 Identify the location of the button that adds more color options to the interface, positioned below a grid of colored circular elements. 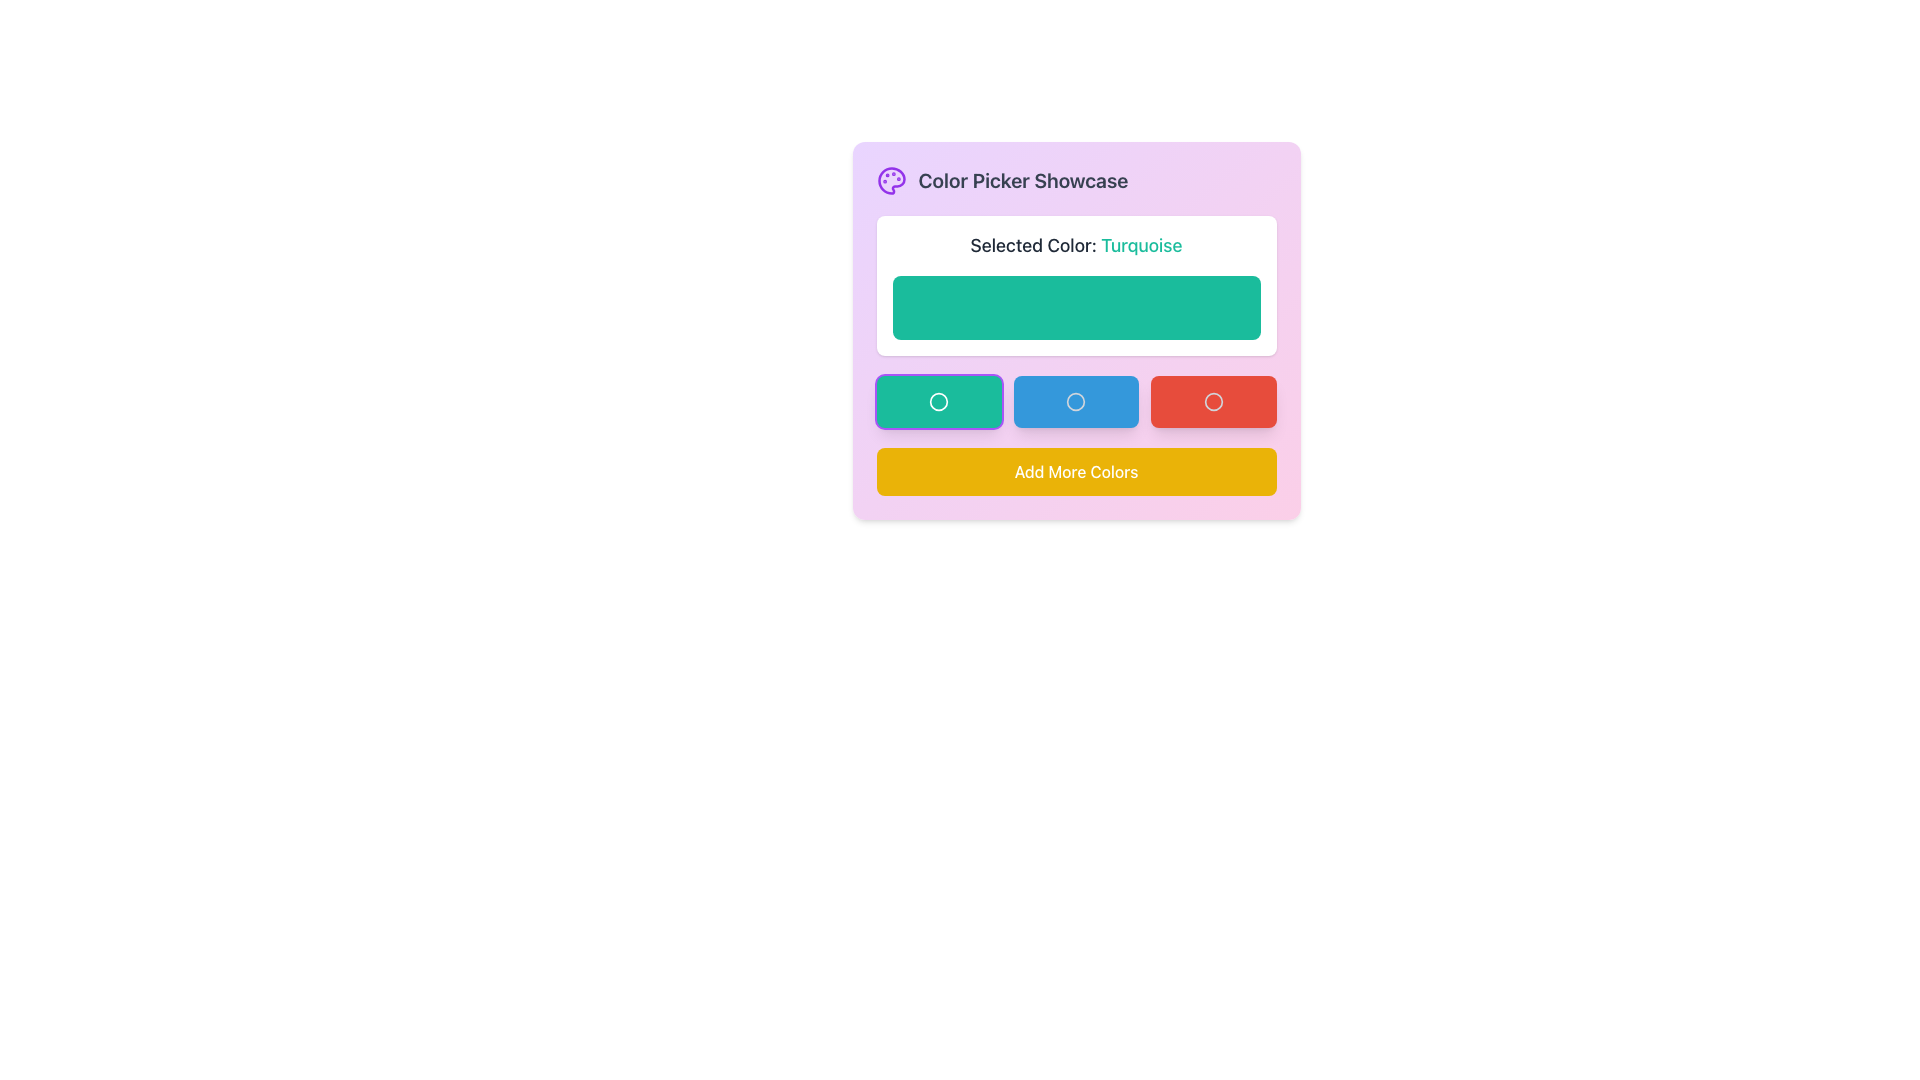
(1075, 471).